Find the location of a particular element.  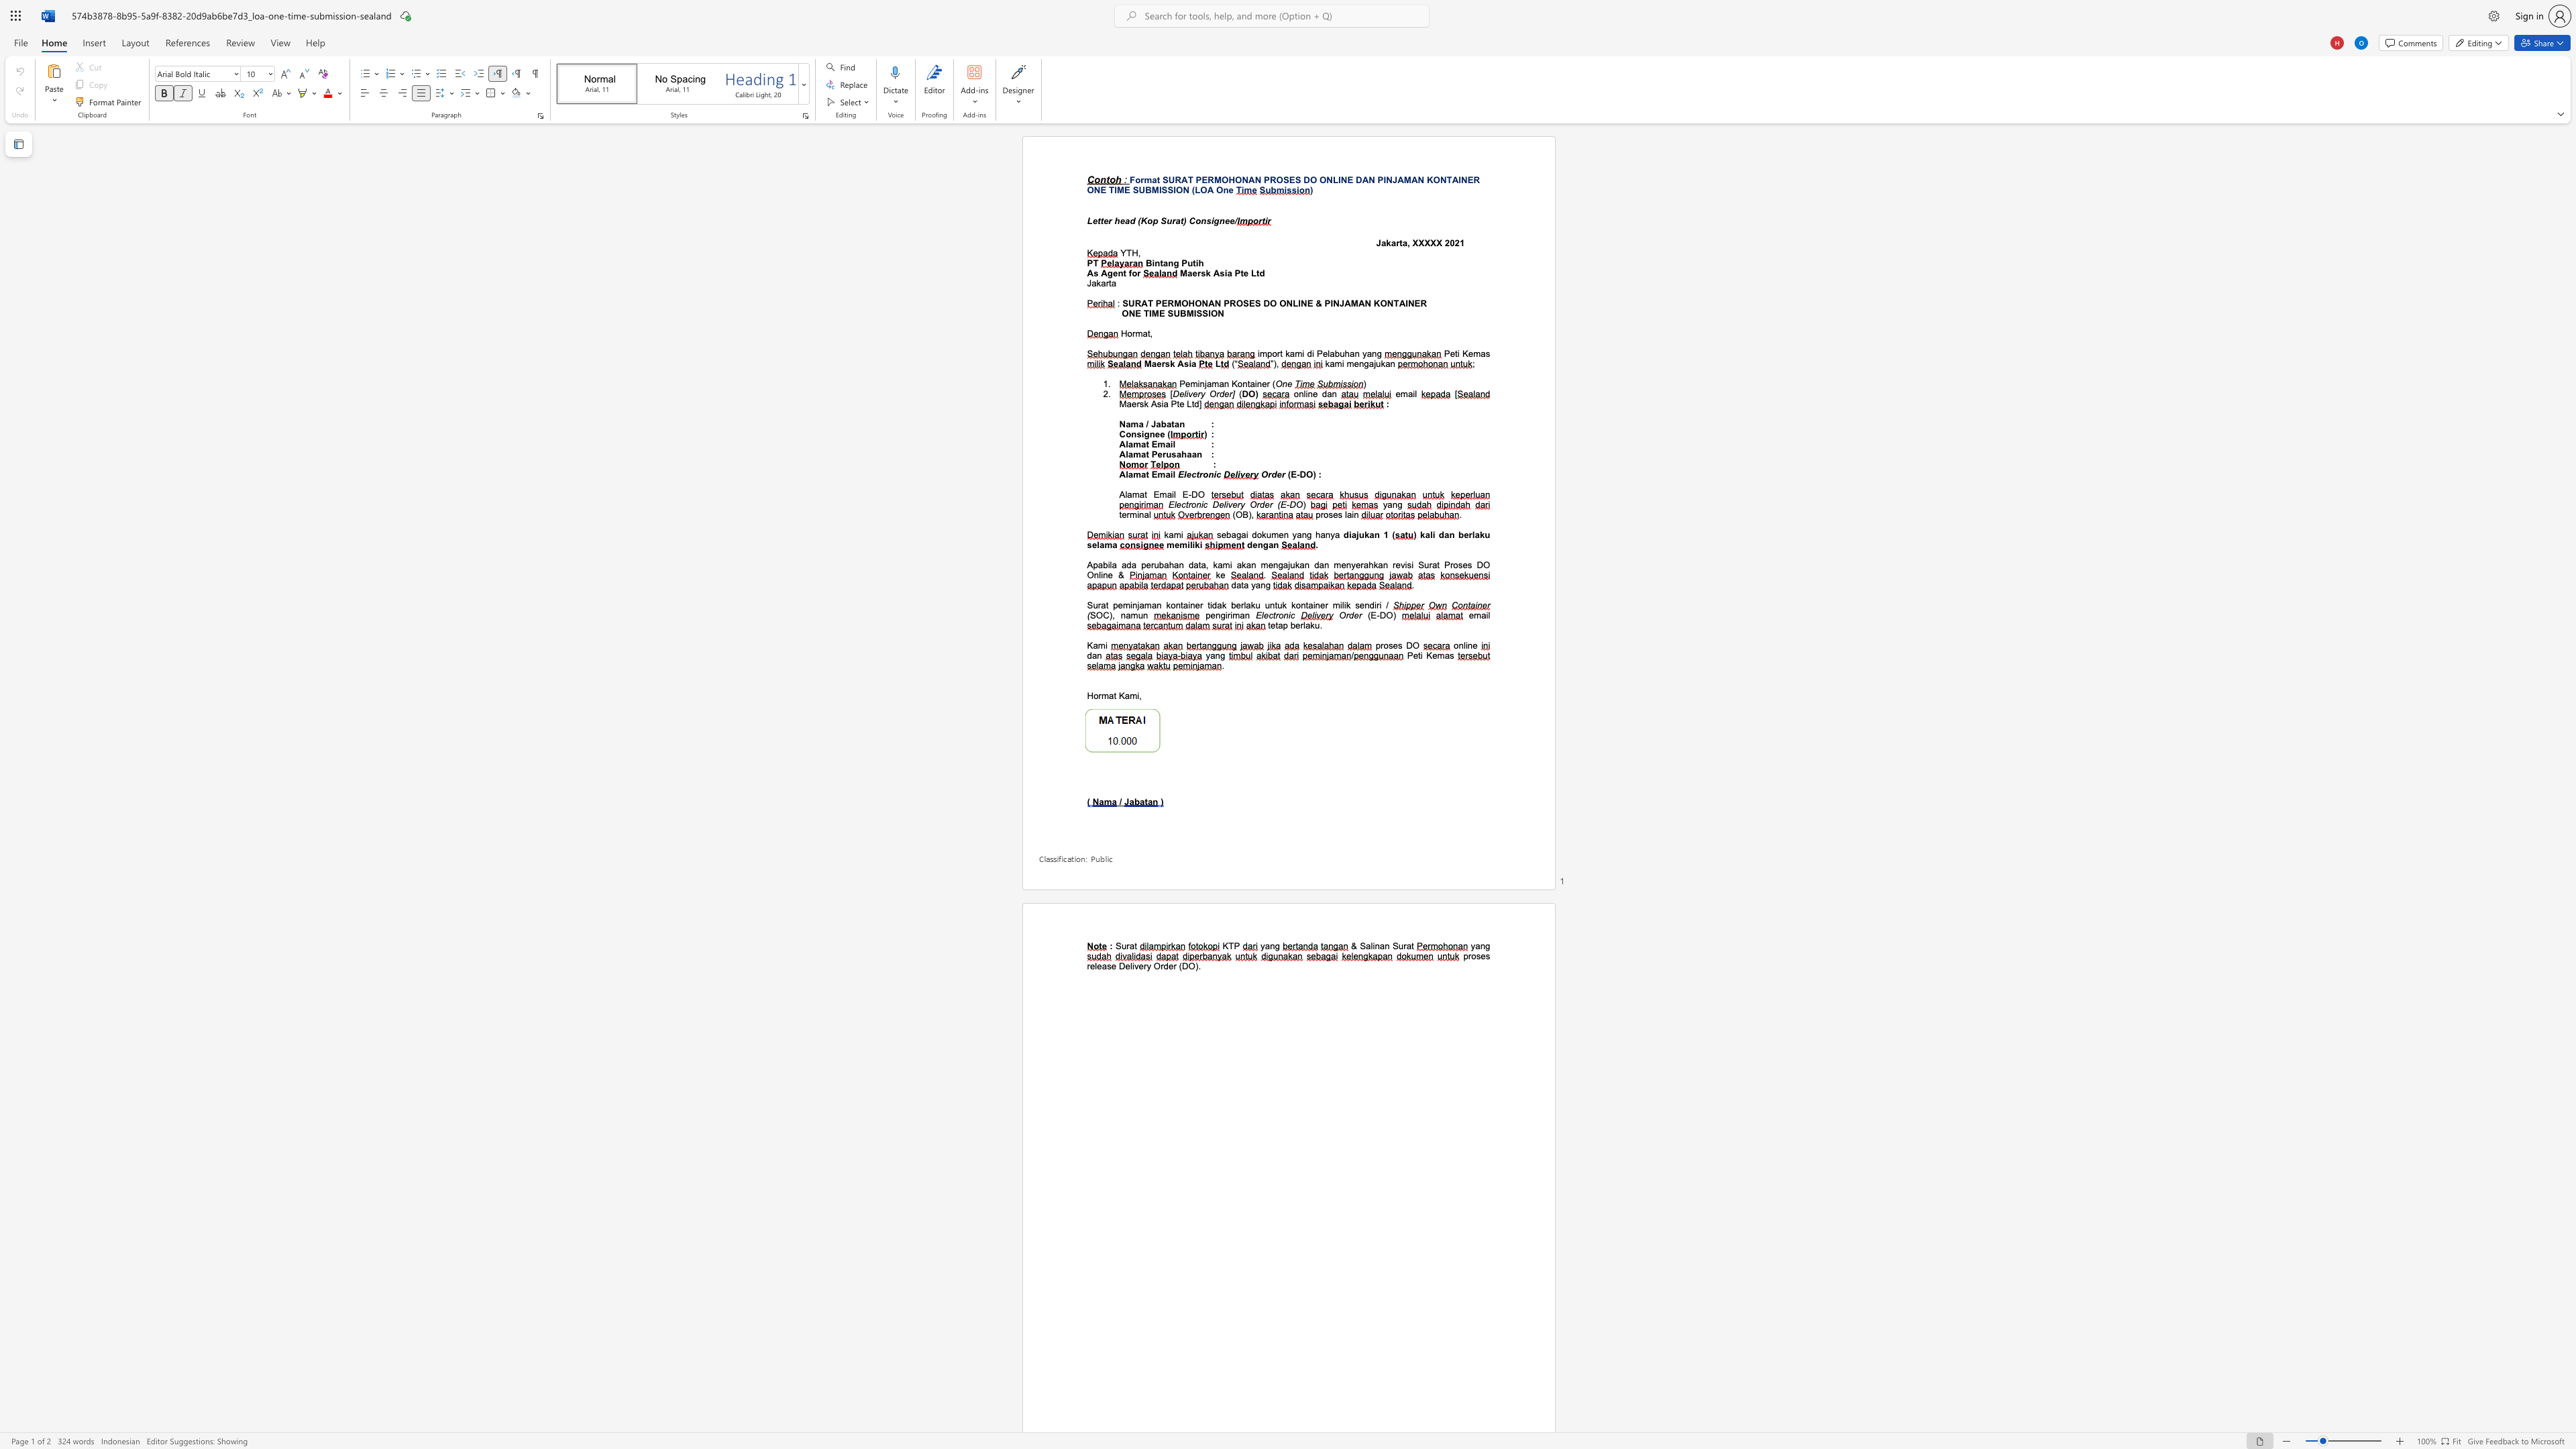

the space between the continuous character "i" and "n" in the text is located at coordinates (1138, 513).